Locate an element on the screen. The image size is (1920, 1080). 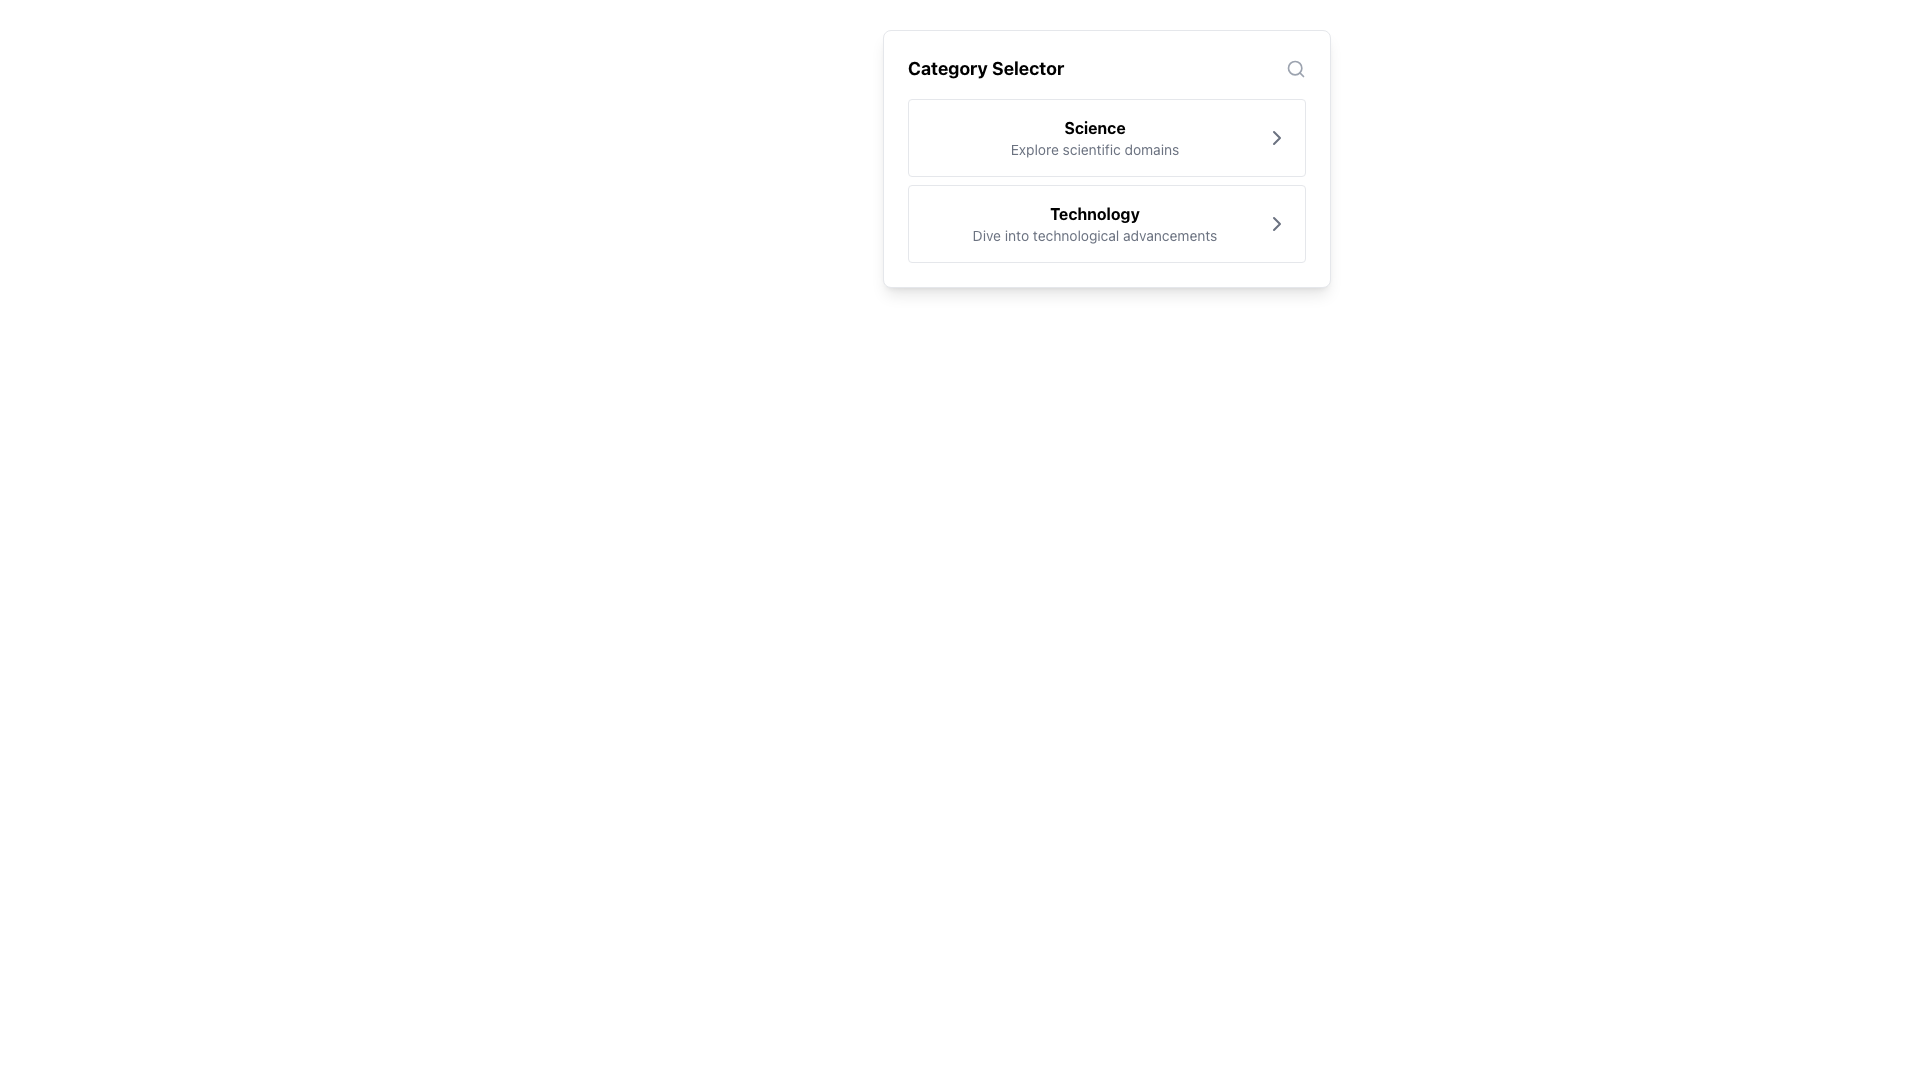
the category button for technological advancements, which is the second selectable item below the 'Science' button is located at coordinates (1106, 223).